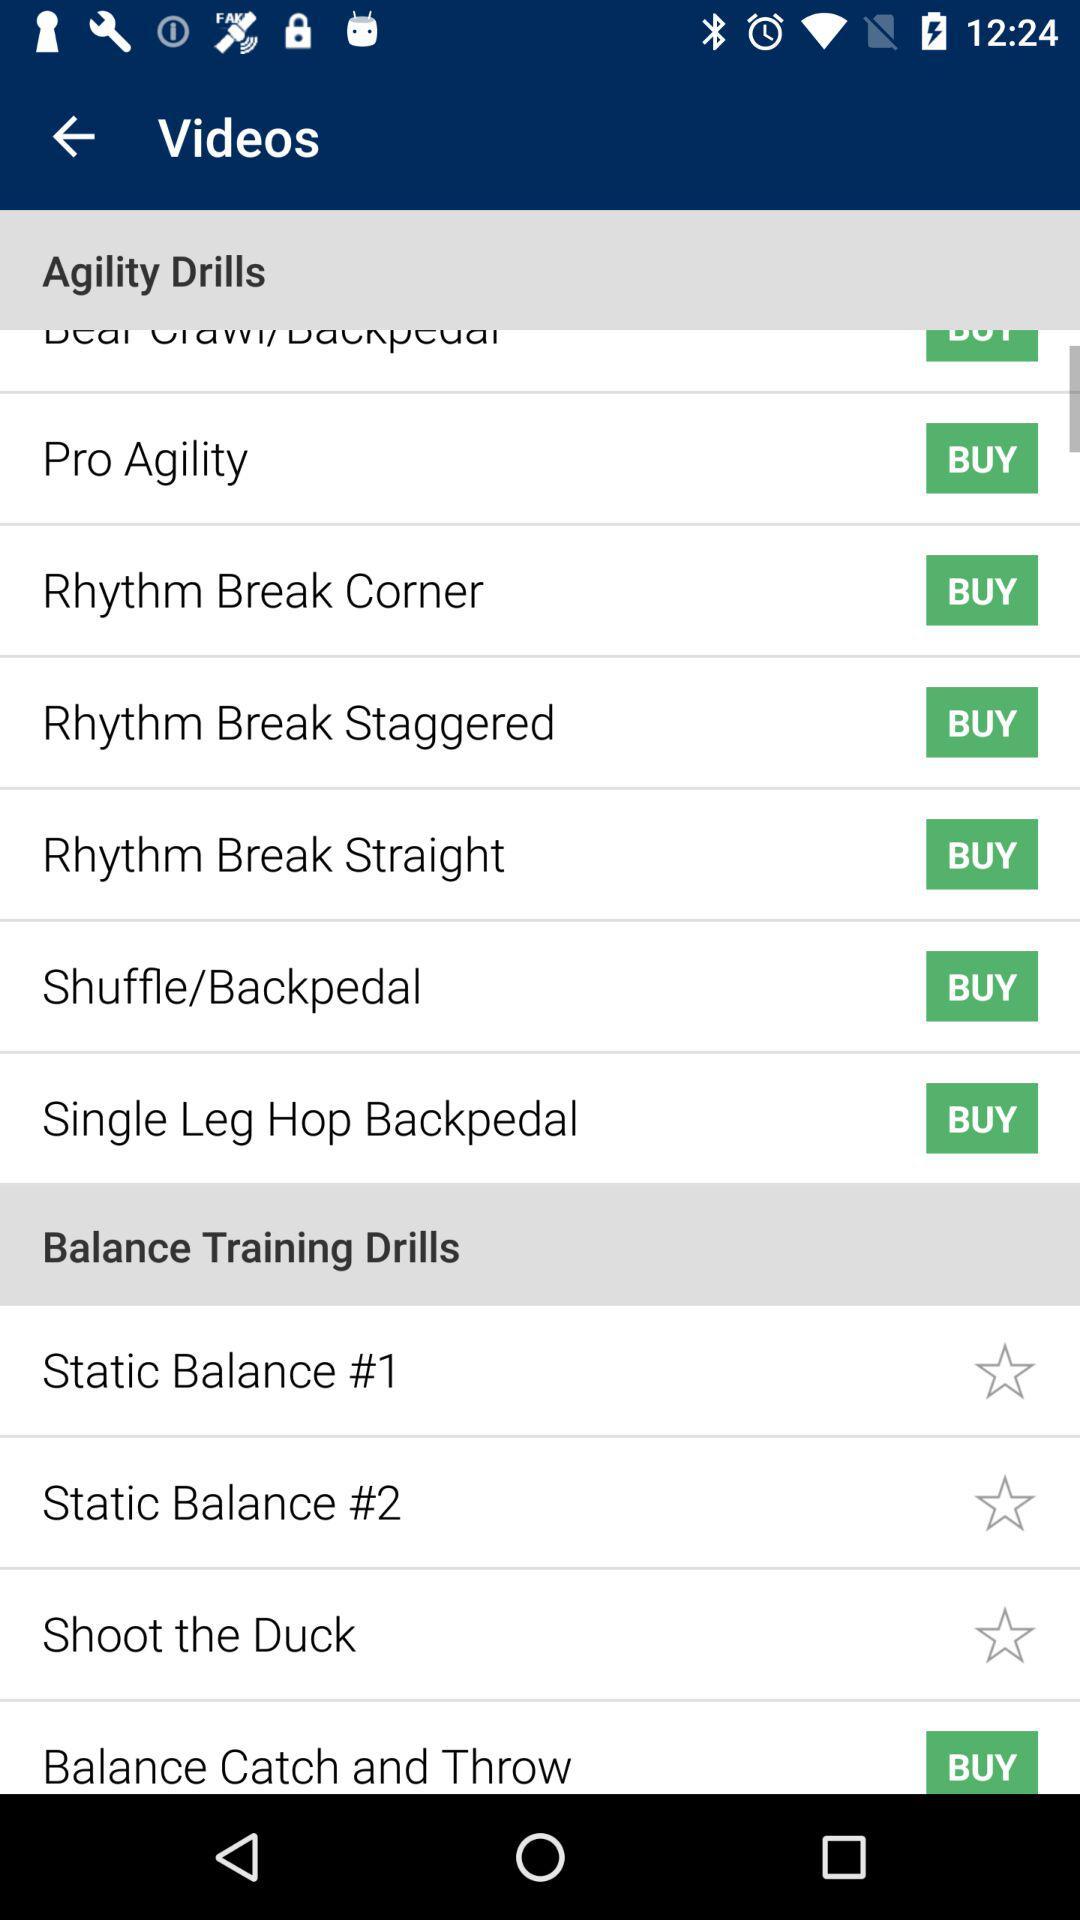 The height and width of the screenshot is (1920, 1080). Describe the element at coordinates (452, 441) in the screenshot. I see `the icon below the bear crawl/backpedal` at that location.